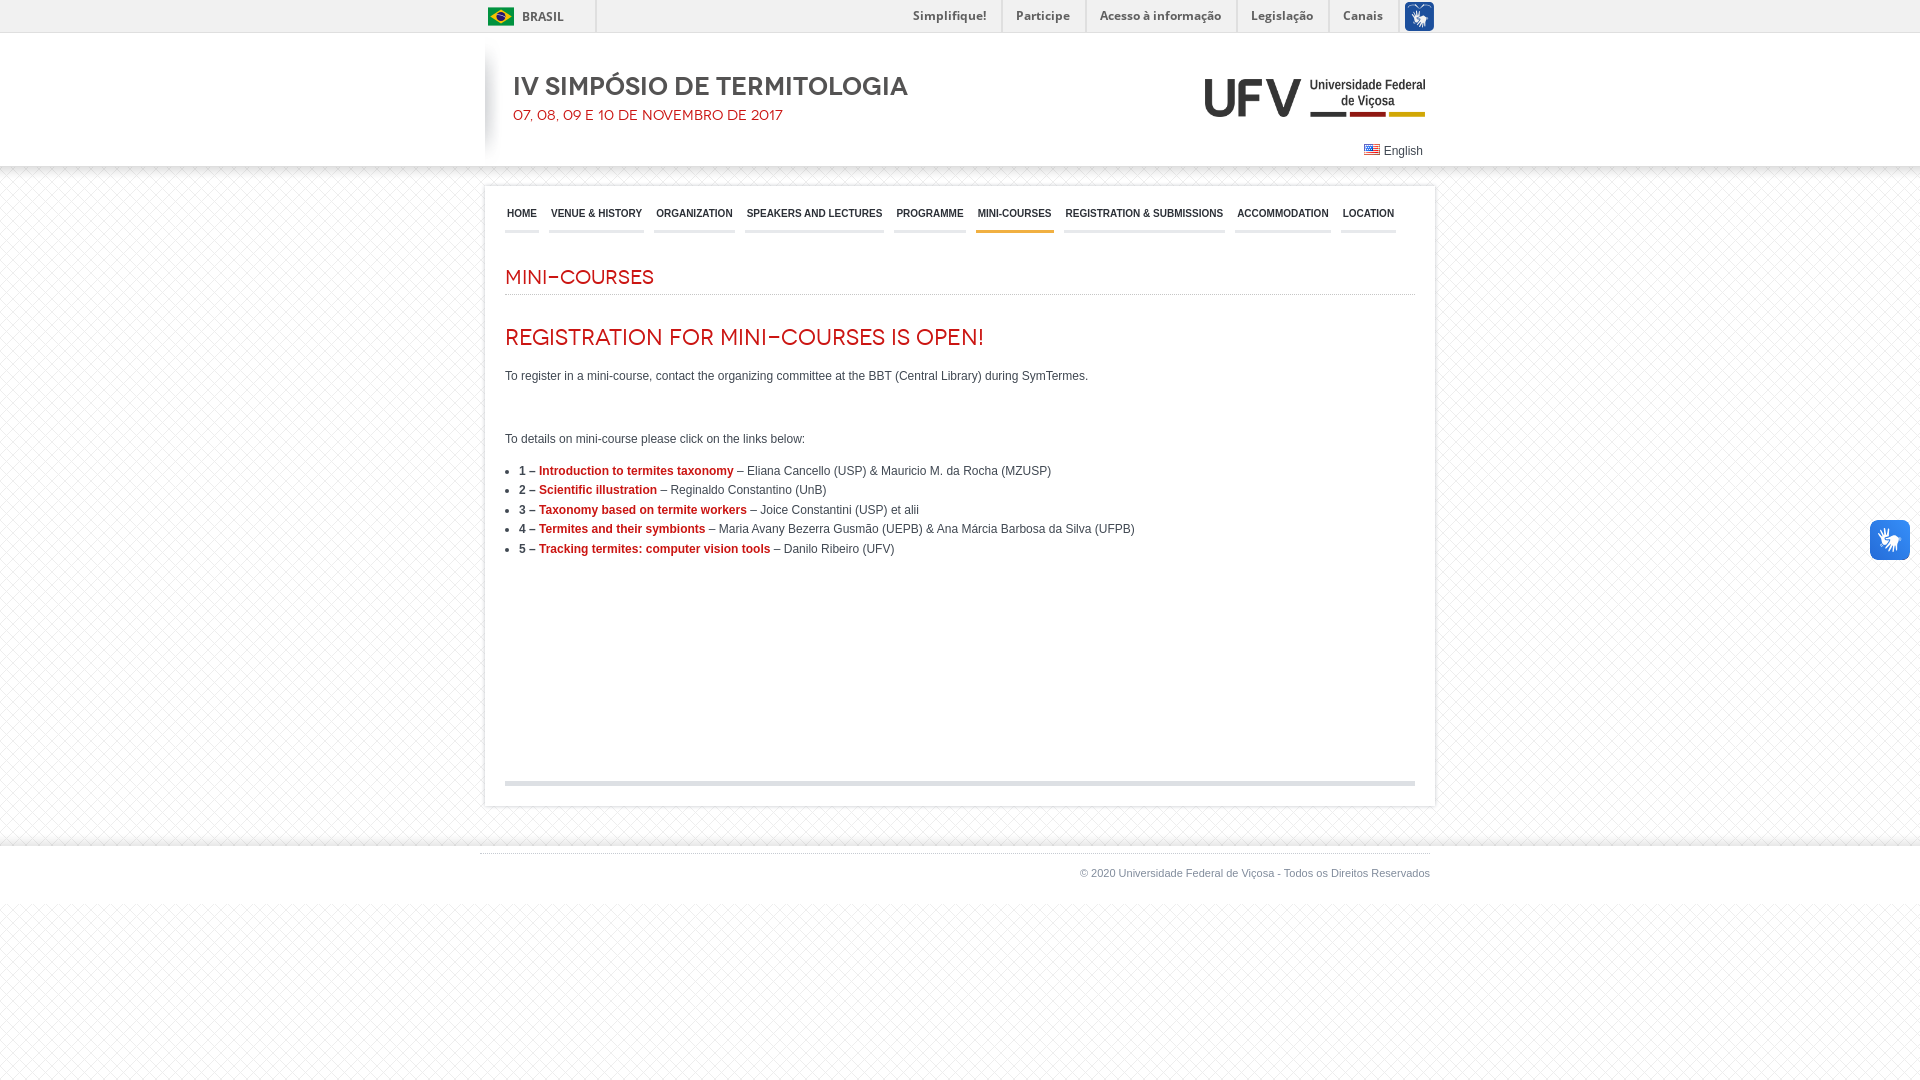 The height and width of the screenshot is (1080, 1920). What do you see at coordinates (595, 219) in the screenshot?
I see `'VENUE & HISTORY'` at bounding box center [595, 219].